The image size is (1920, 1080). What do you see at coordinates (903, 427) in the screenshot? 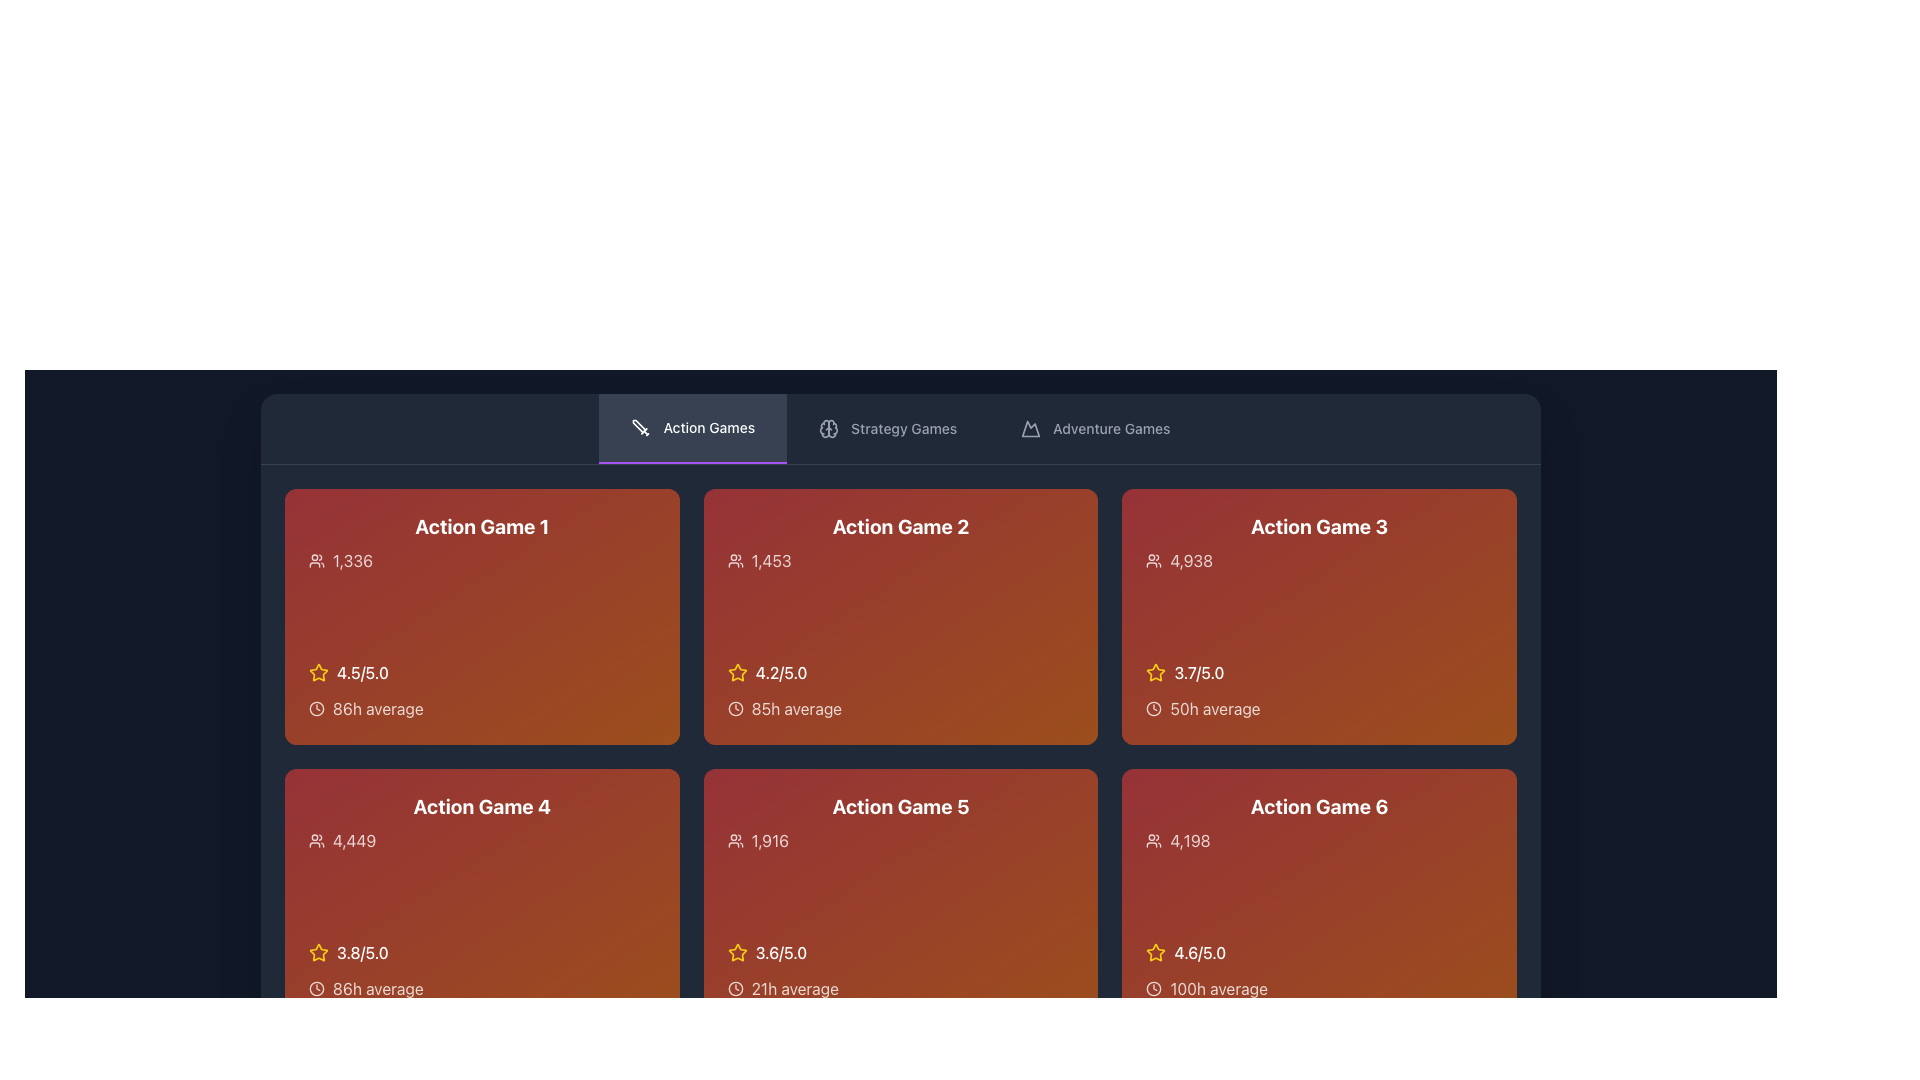
I see `the 'Strategy Games' text button located in the upper central area of the interface, which is the second option in the navigation bar` at bounding box center [903, 427].